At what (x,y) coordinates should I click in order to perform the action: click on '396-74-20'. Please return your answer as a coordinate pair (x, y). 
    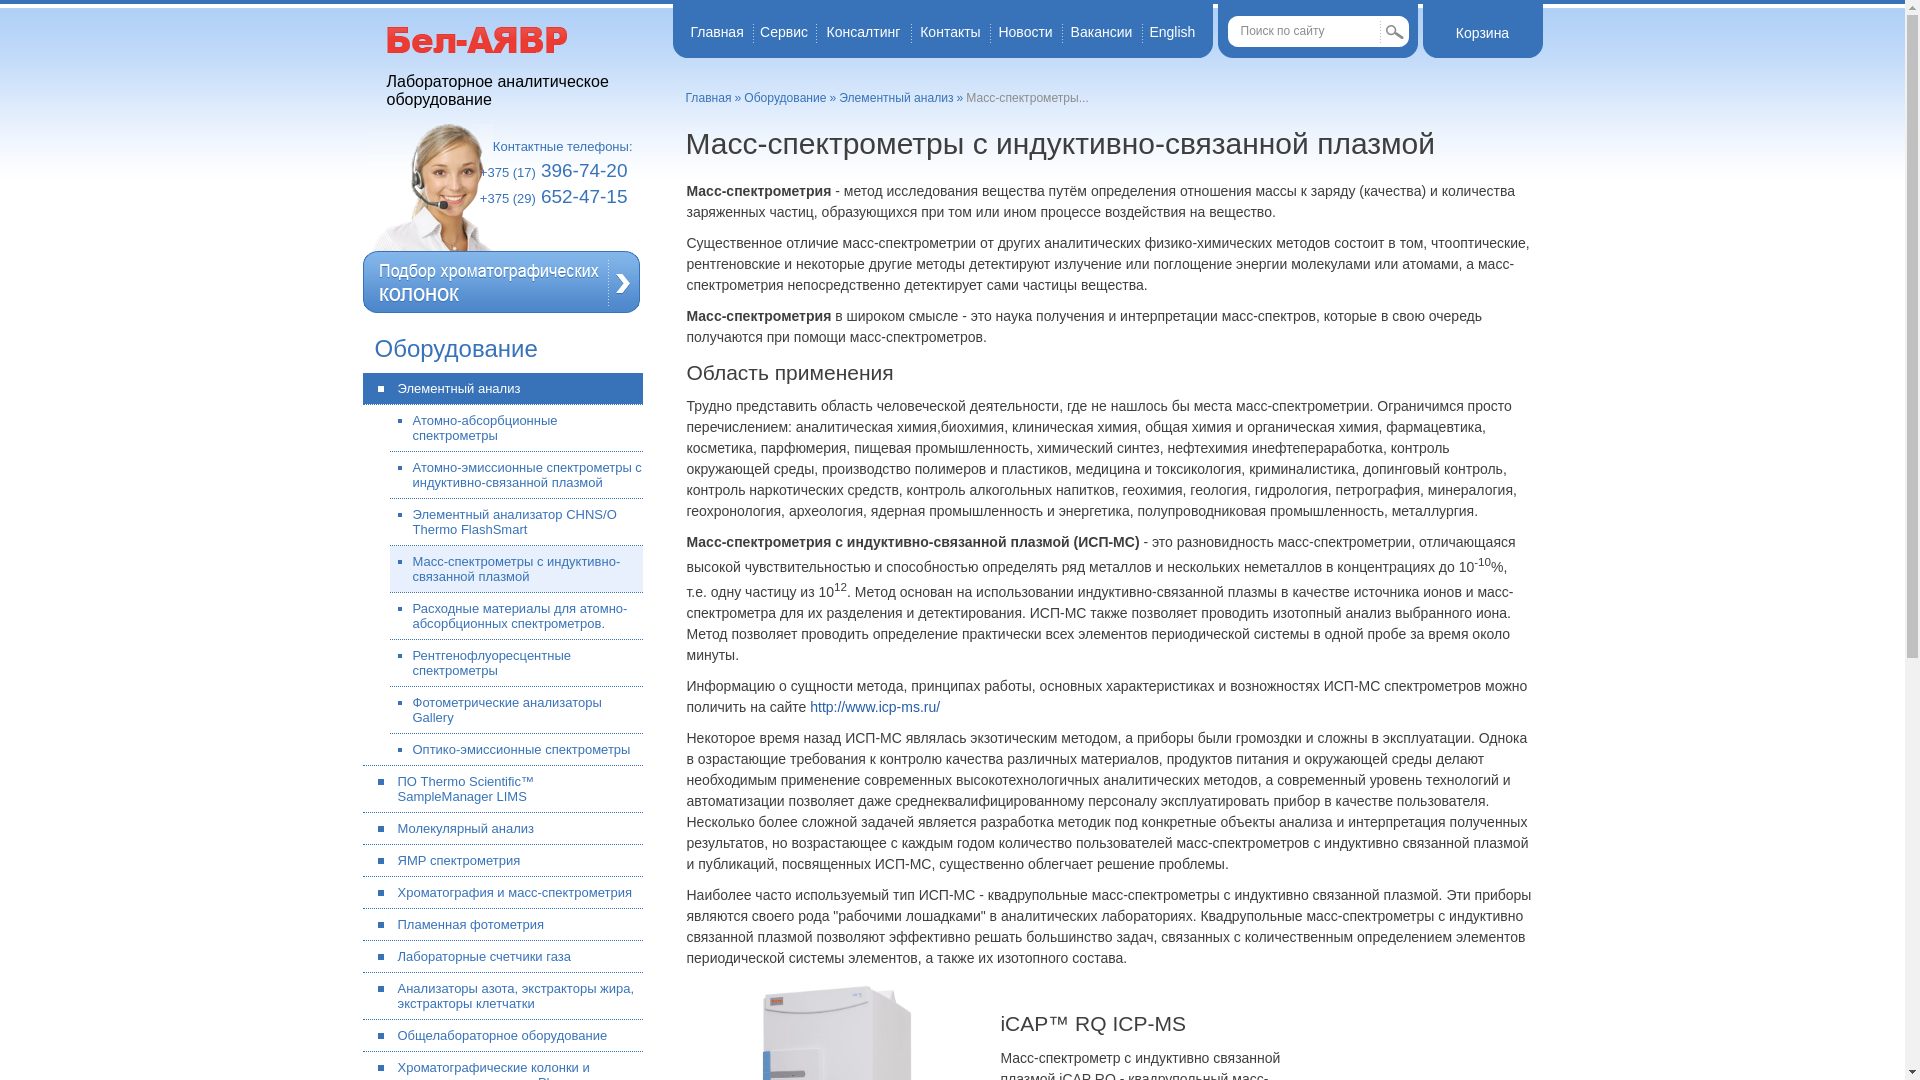
    Looking at the image, I should click on (583, 169).